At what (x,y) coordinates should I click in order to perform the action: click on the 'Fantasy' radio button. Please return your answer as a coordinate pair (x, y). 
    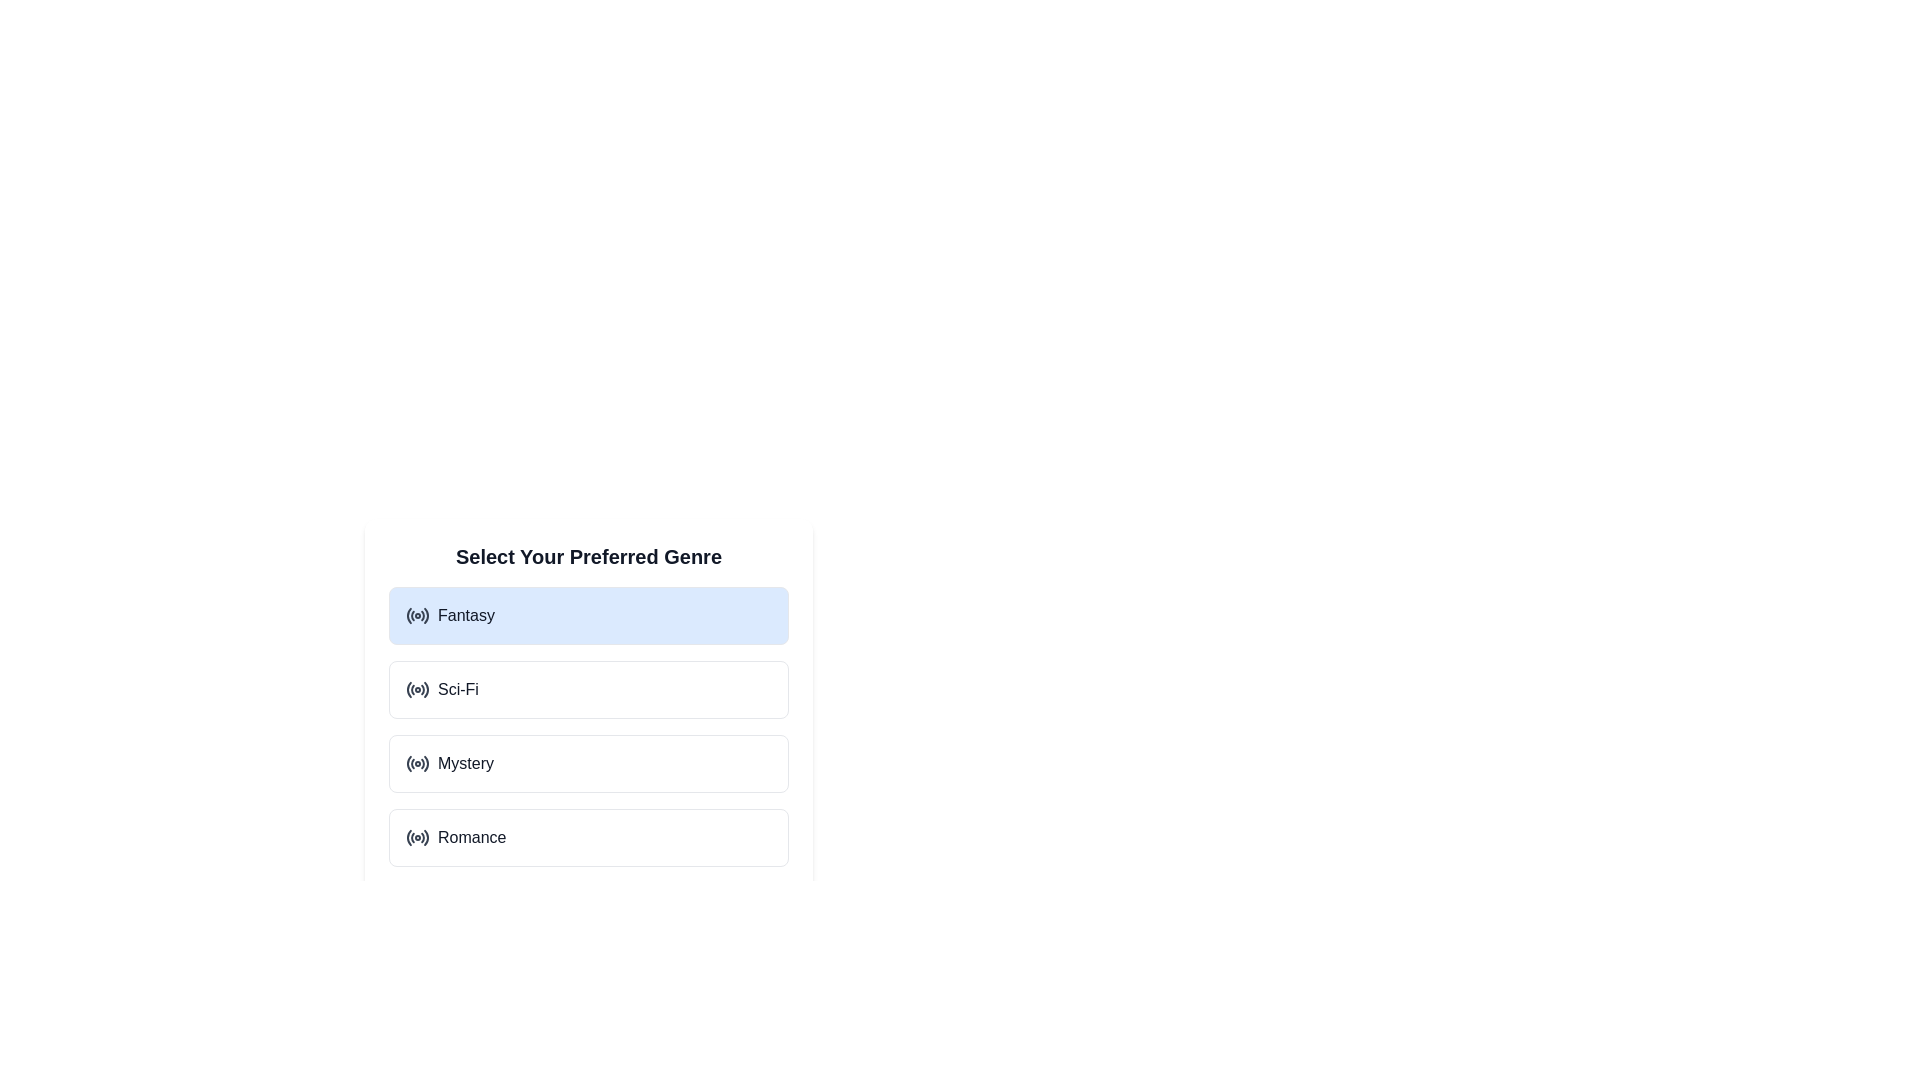
    Looking at the image, I should click on (416, 615).